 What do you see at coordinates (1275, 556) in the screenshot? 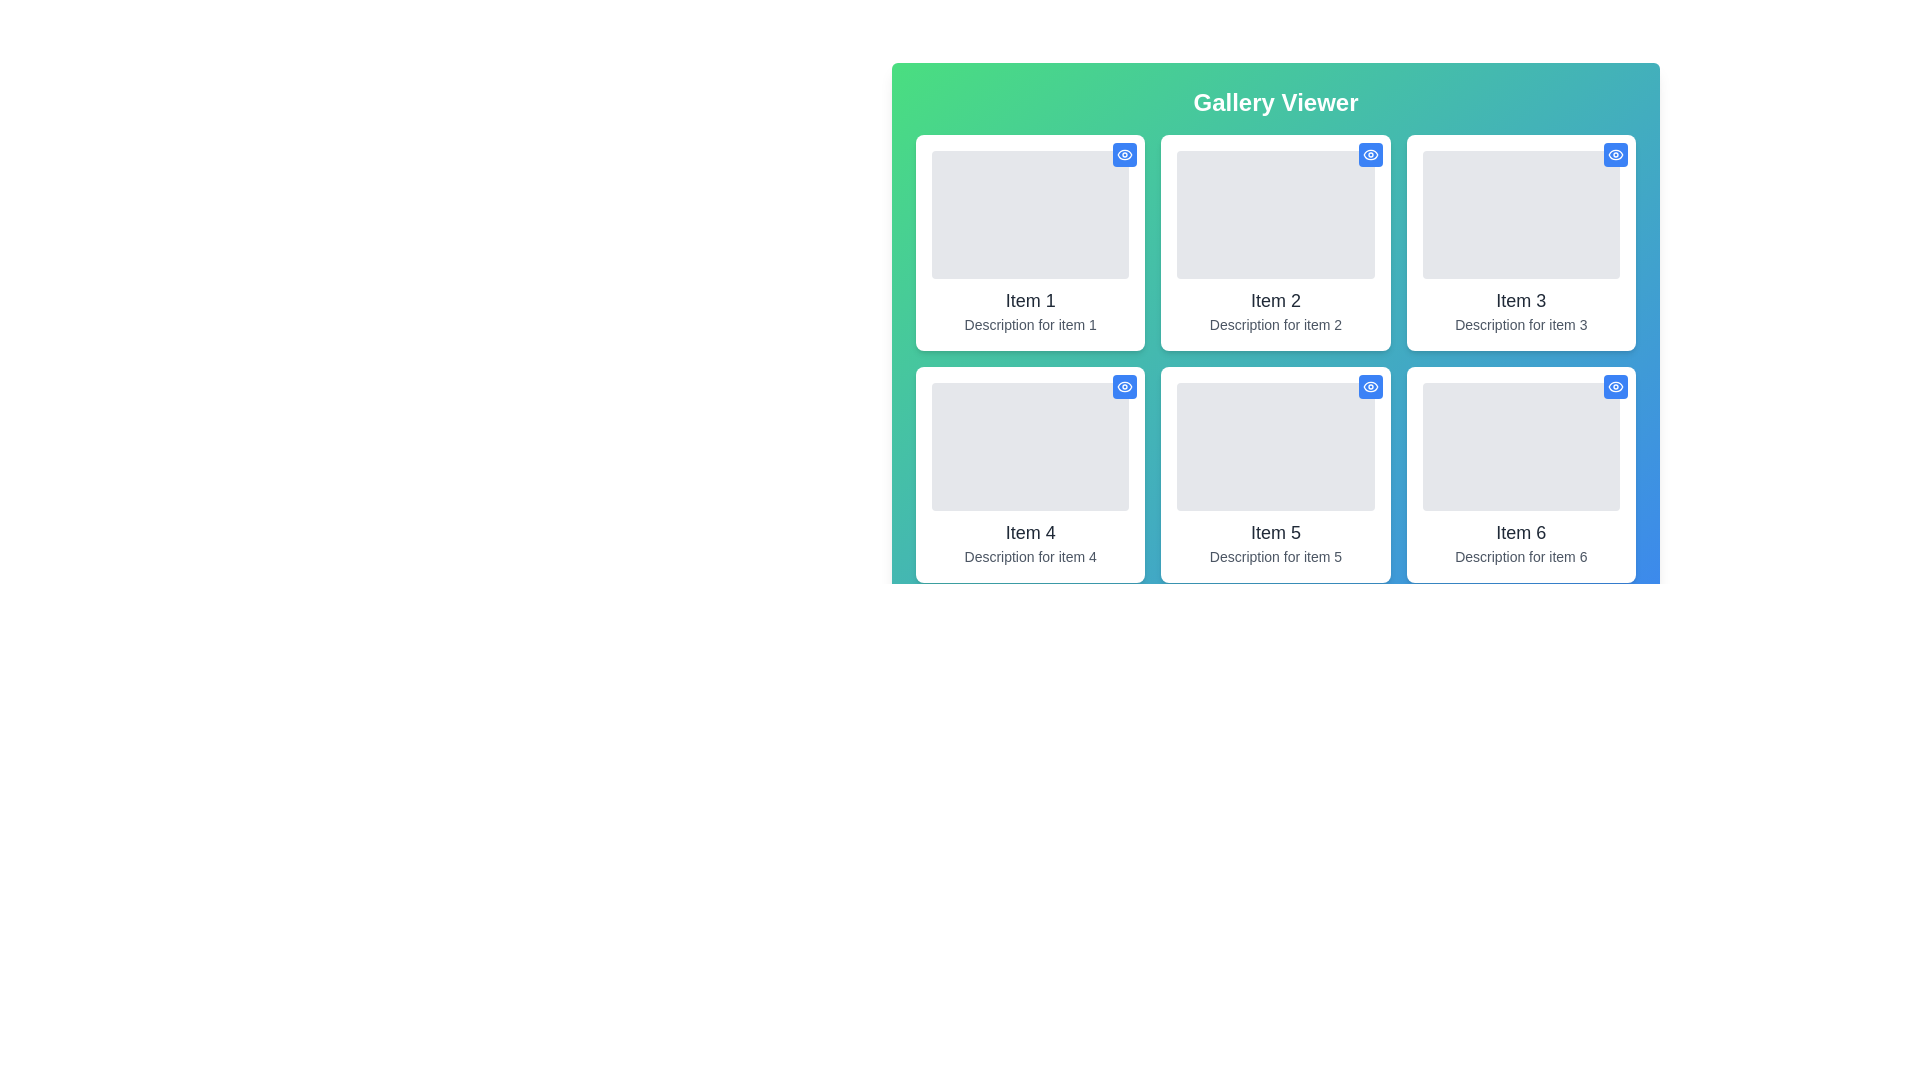
I see `the text label that provides descriptive information regarding 'Item 5', located within the fifth card in a grid layout` at bounding box center [1275, 556].